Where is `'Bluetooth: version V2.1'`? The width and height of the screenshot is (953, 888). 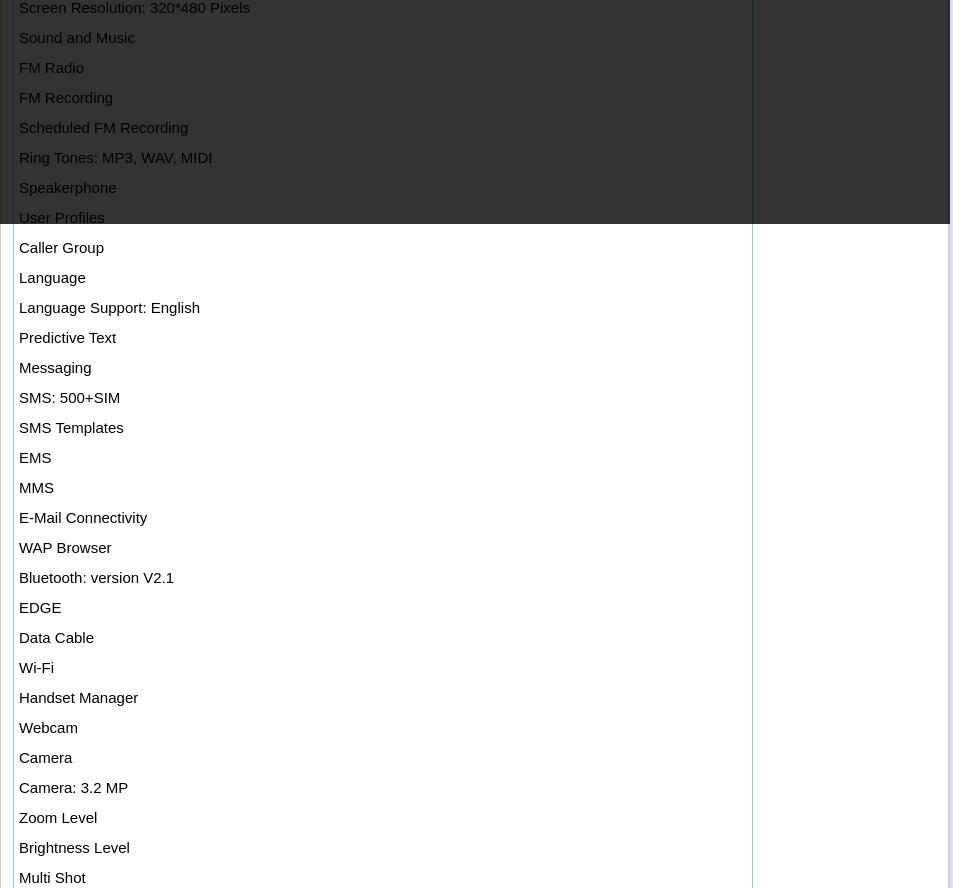
'Bluetooth: version V2.1' is located at coordinates (95, 577).